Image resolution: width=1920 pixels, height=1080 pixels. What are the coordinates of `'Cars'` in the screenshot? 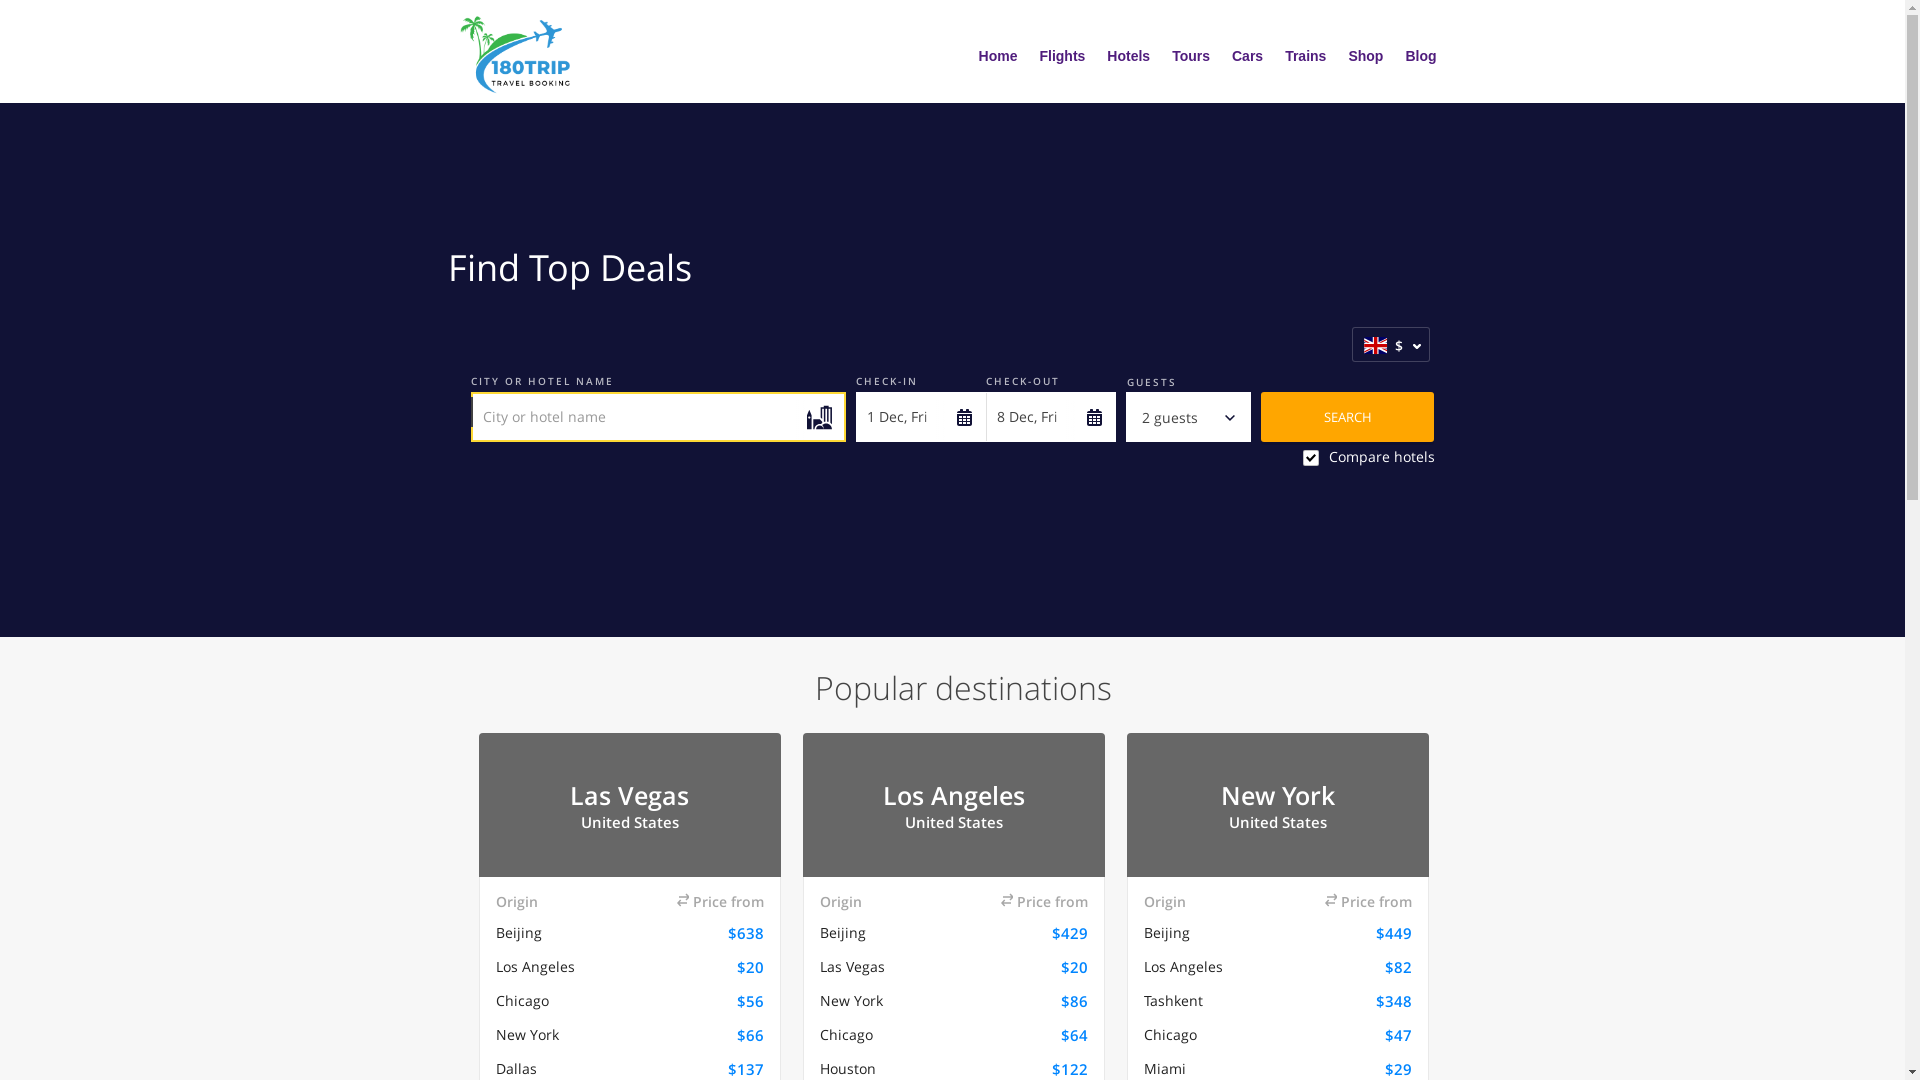 It's located at (1246, 56).